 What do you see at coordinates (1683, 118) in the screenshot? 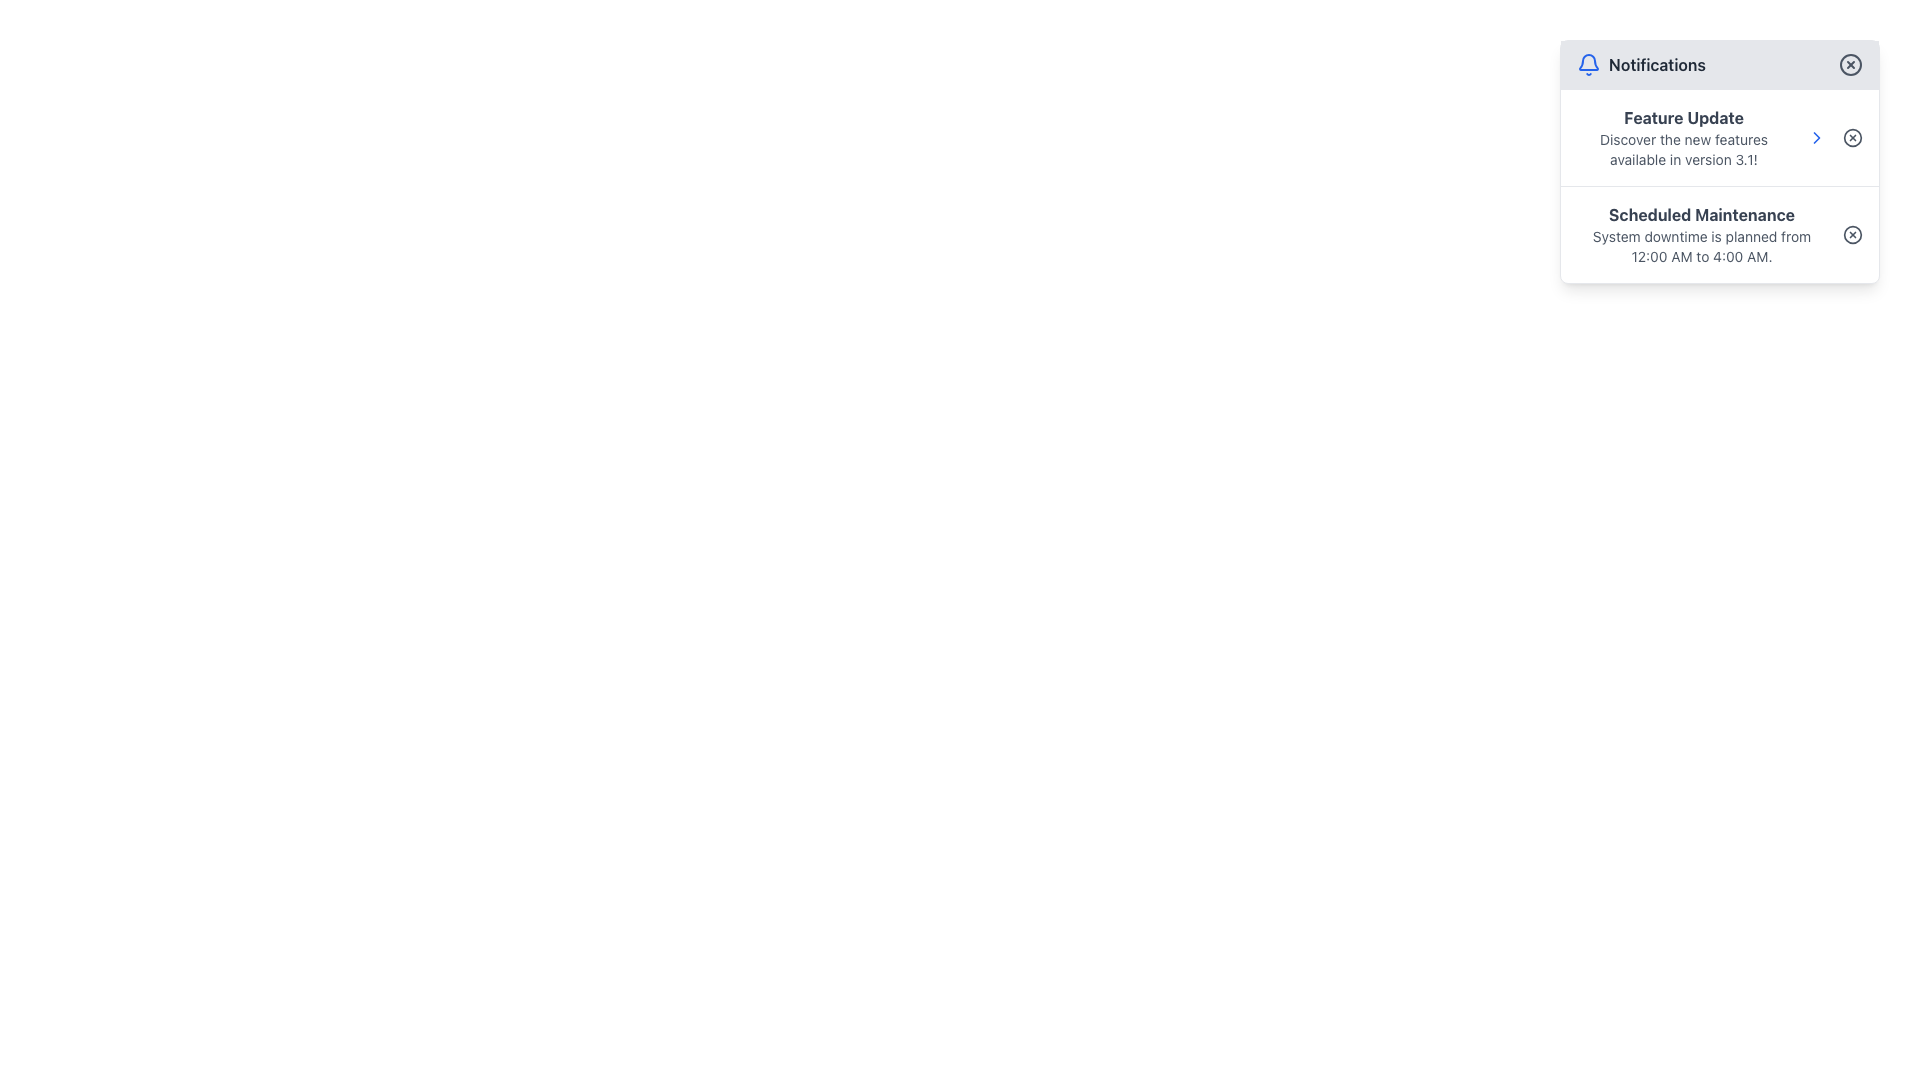
I see `text element that serves as the title for the notification about new features, positioned in the Notifications panel` at bounding box center [1683, 118].